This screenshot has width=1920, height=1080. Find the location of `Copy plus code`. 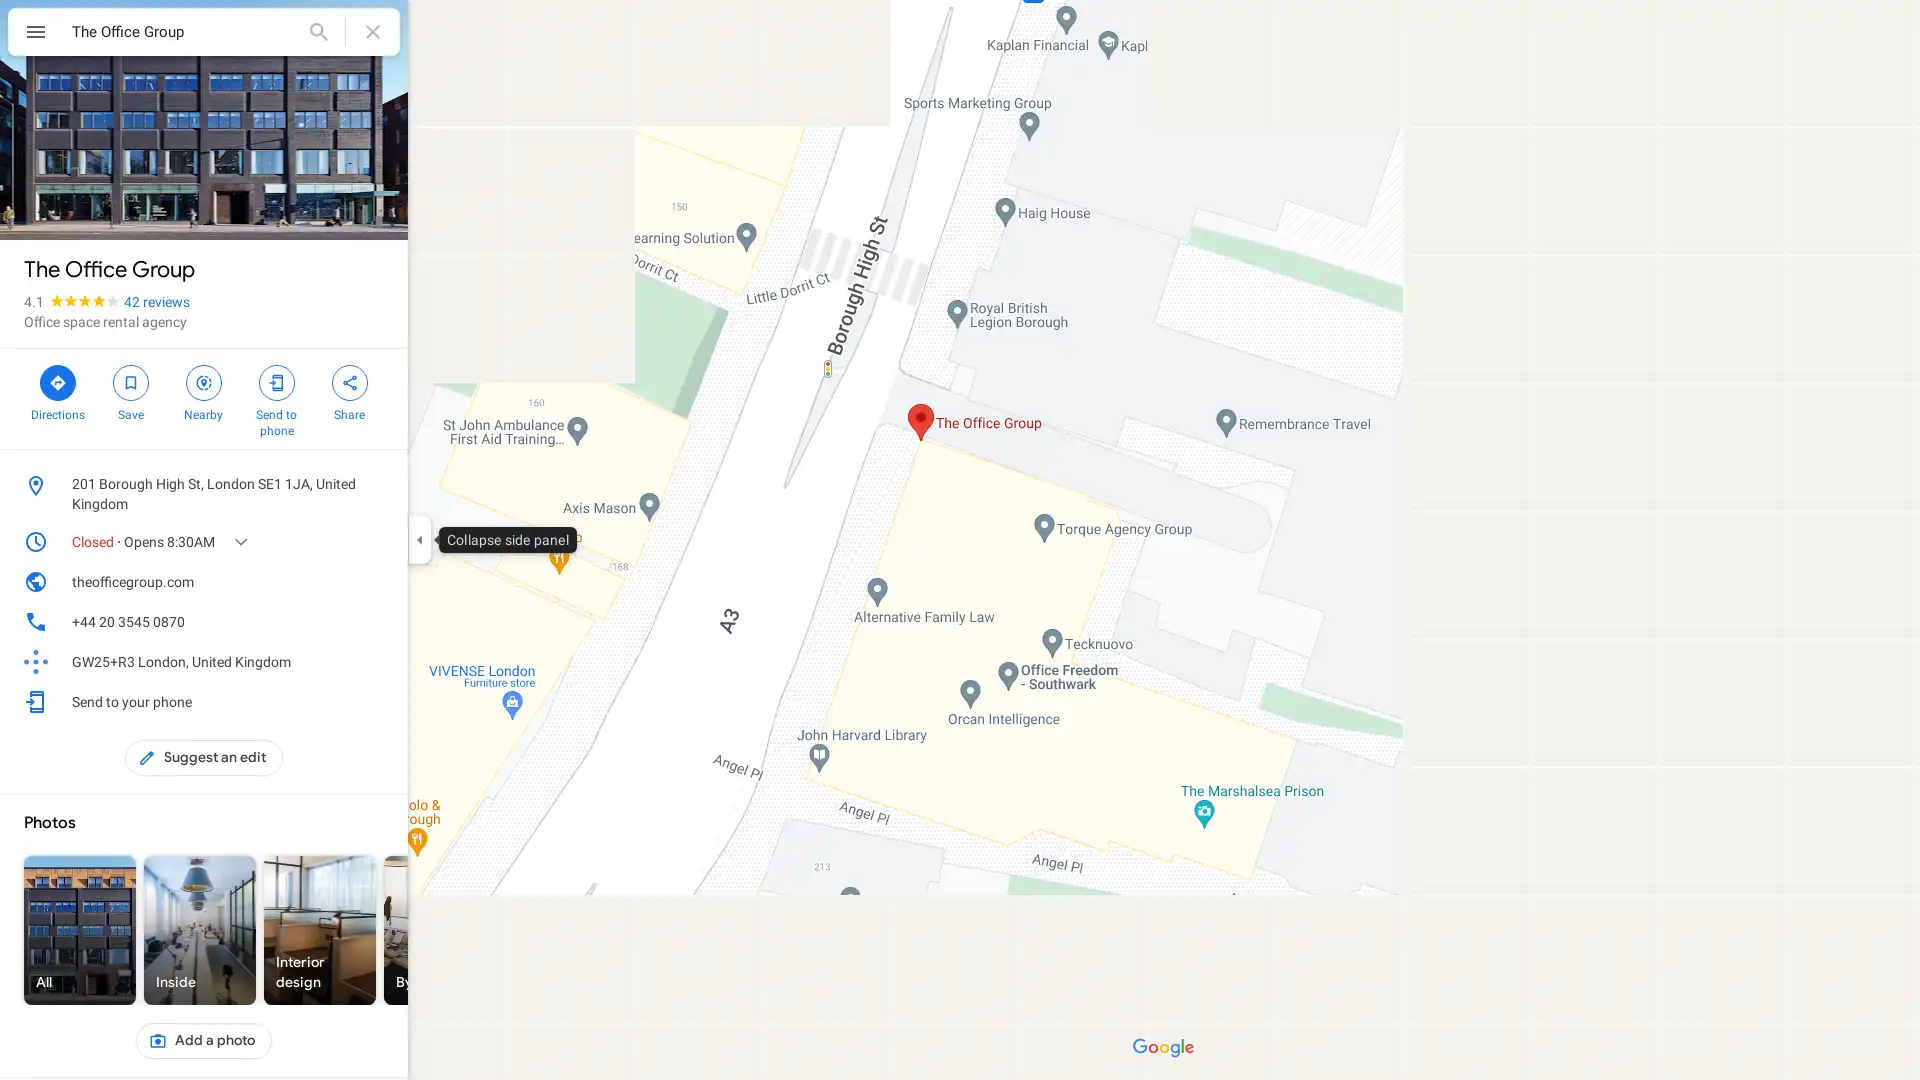

Copy plus code is located at coordinates (344, 662).